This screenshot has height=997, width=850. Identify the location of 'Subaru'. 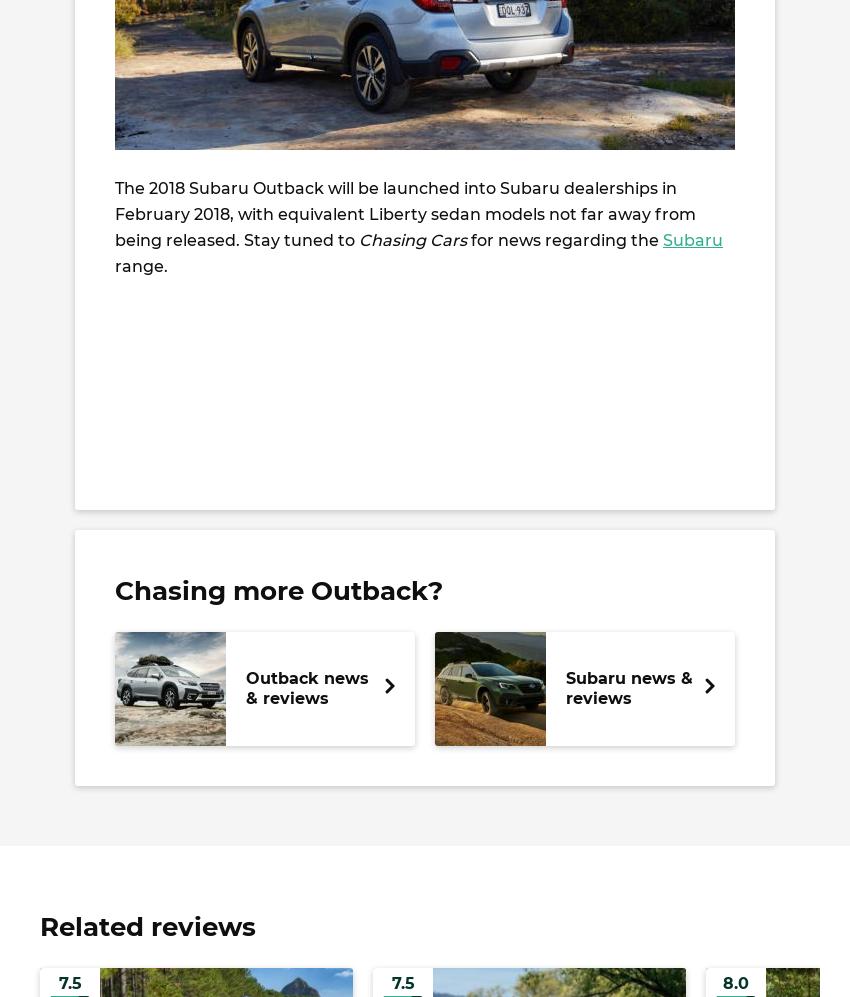
(692, 239).